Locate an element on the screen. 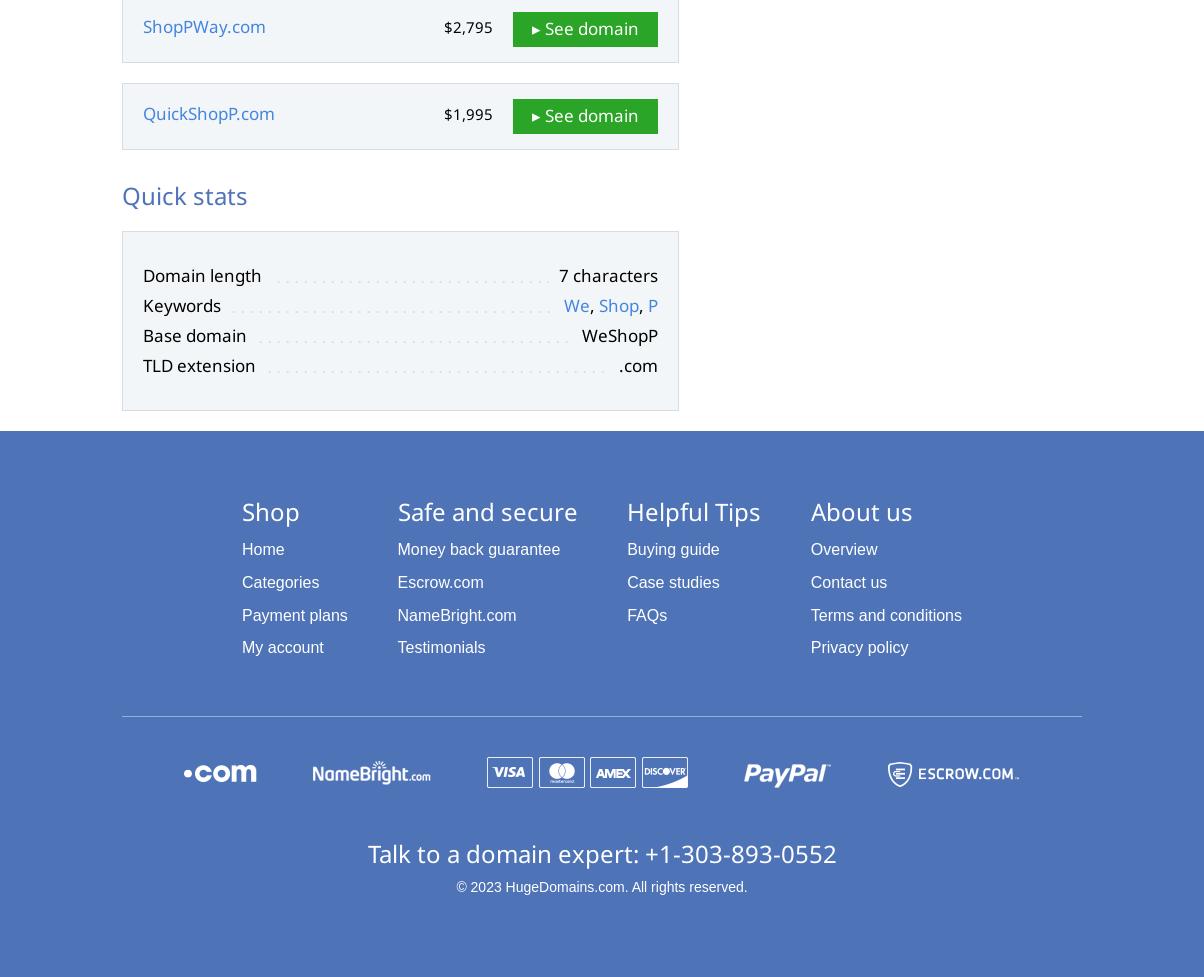 This screenshot has height=977, width=1204. 'TLD extension' is located at coordinates (199, 364).